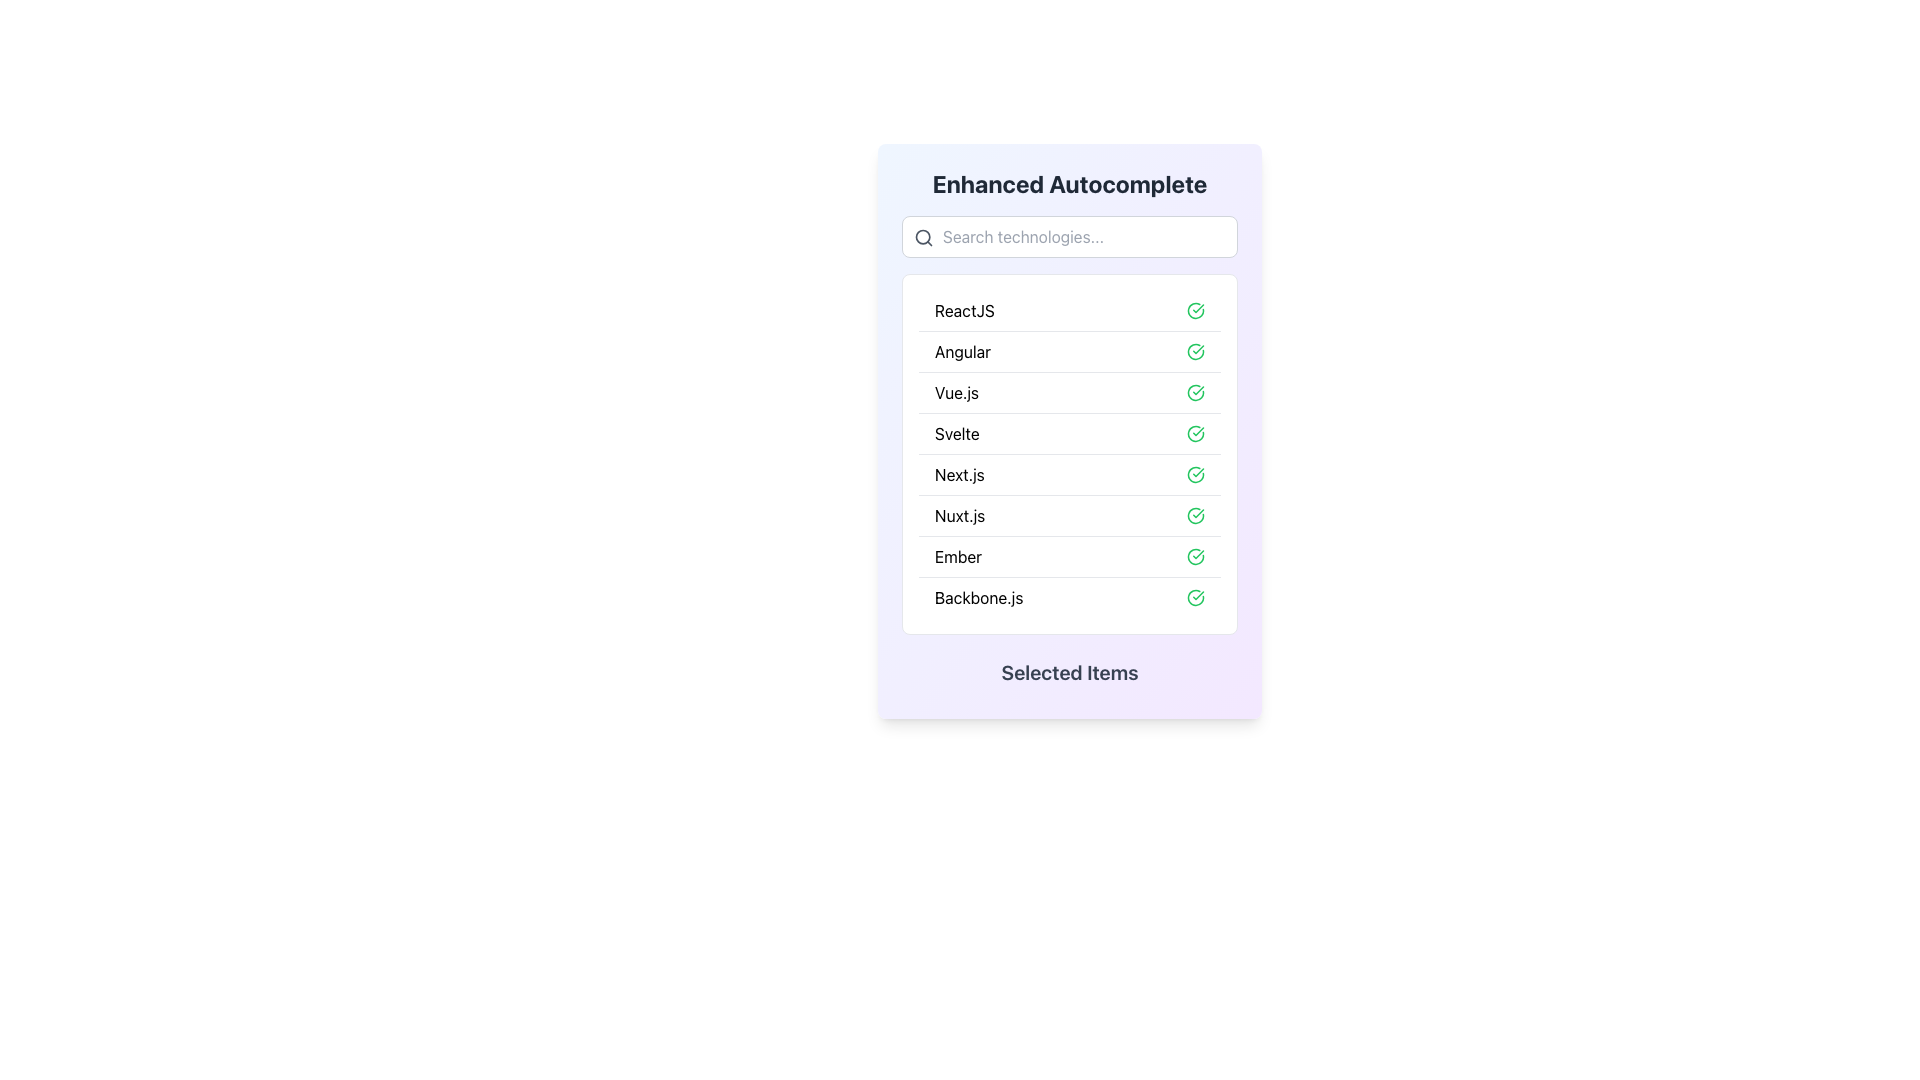 This screenshot has height=1080, width=1920. What do you see at coordinates (1195, 515) in the screenshot?
I see `the green outlined circular icon with a checkmark cutout that is adjacent to the text 'Nuxt.js' in the 'Enhanced Autocomplete' list` at bounding box center [1195, 515].